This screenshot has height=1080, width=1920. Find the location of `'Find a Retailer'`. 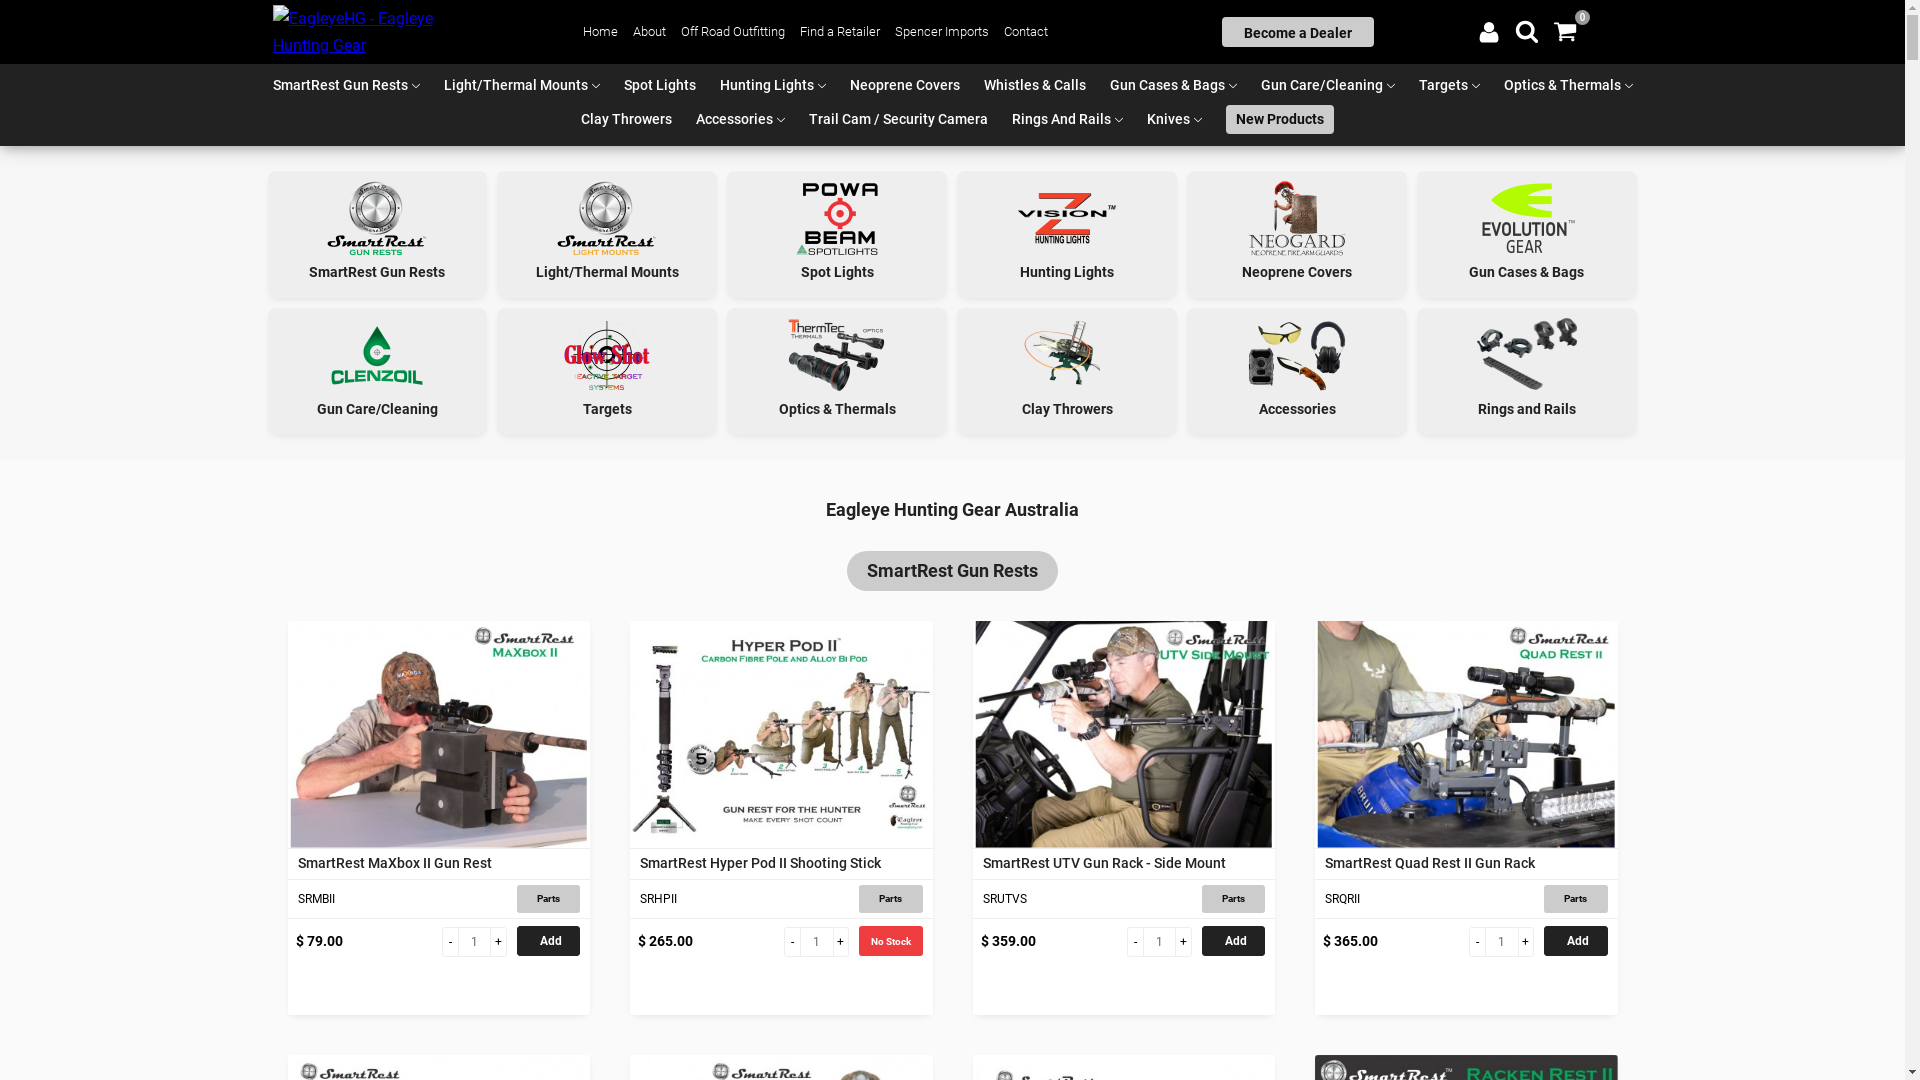

'Find a Retailer' is located at coordinates (840, 31).